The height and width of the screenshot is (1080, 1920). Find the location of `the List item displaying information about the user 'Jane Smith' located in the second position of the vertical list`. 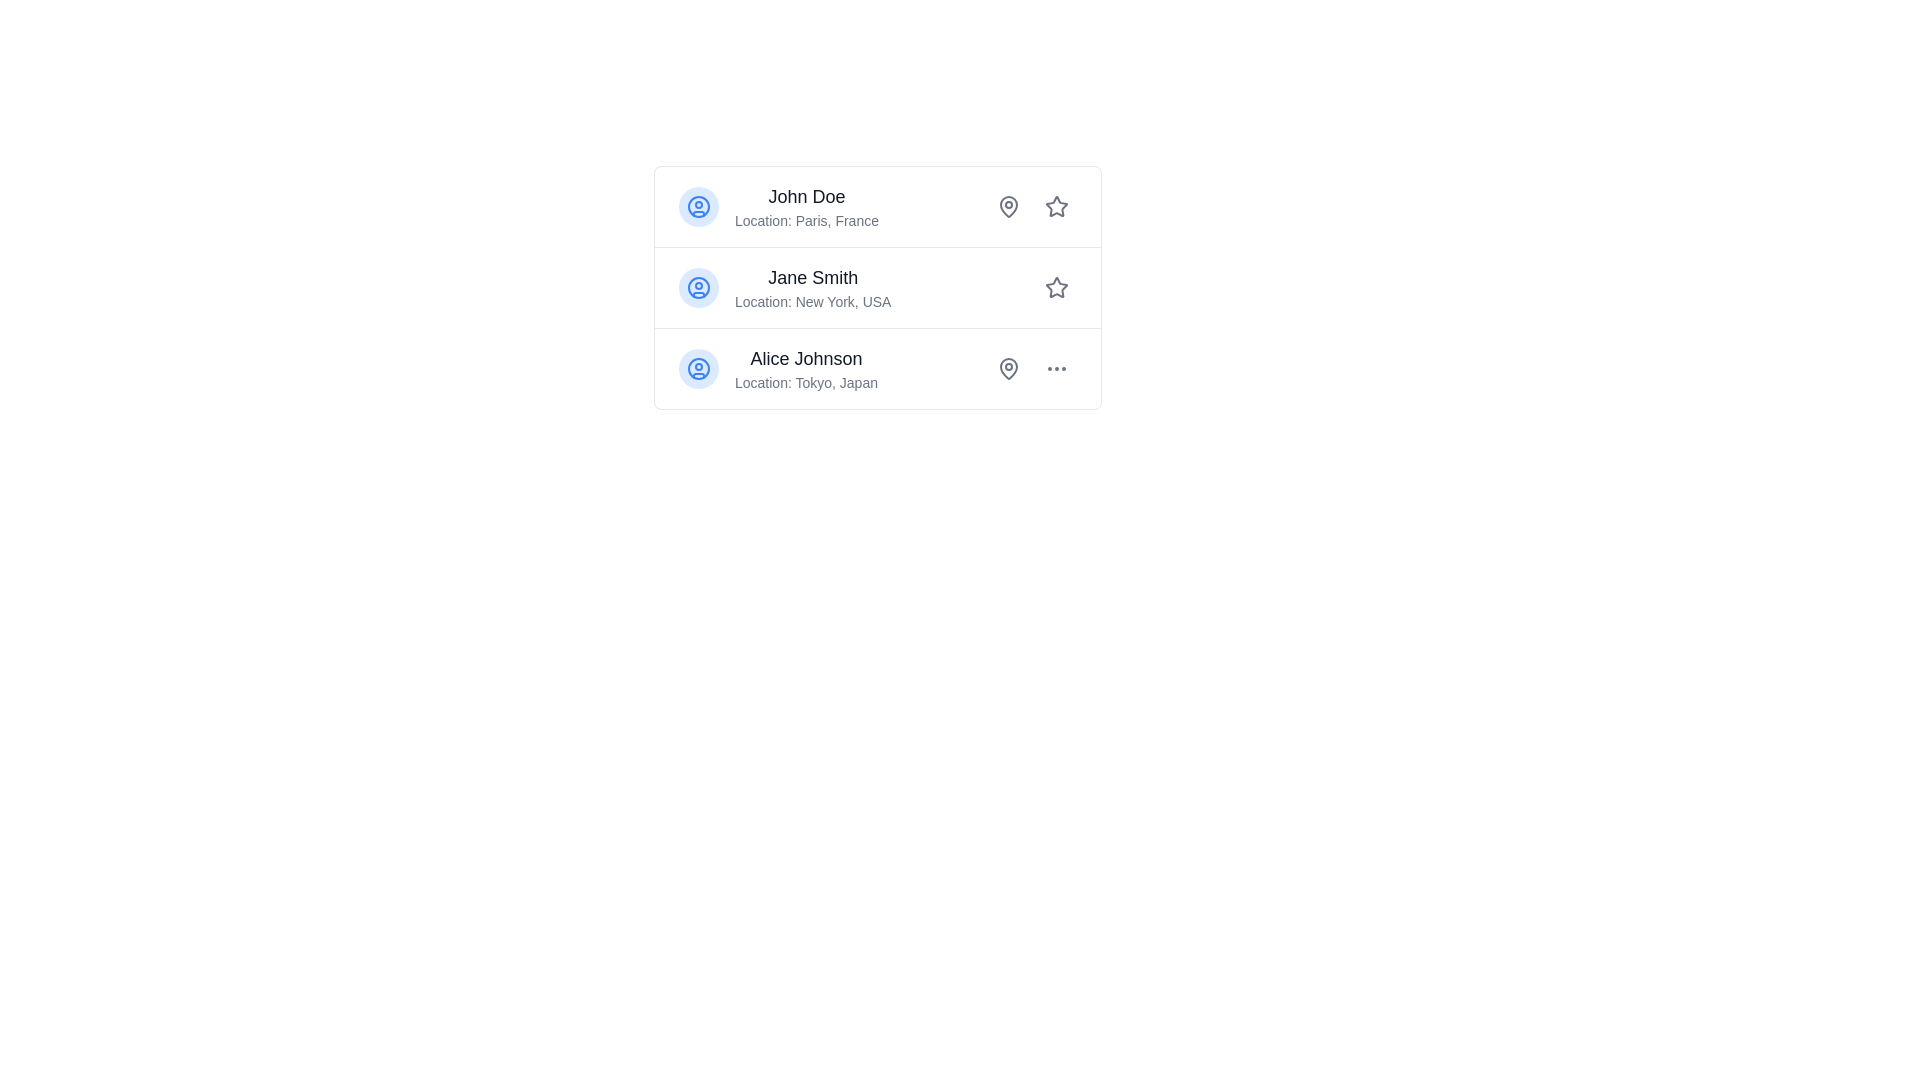

the List item displaying information about the user 'Jane Smith' located in the second position of the vertical list is located at coordinates (878, 288).